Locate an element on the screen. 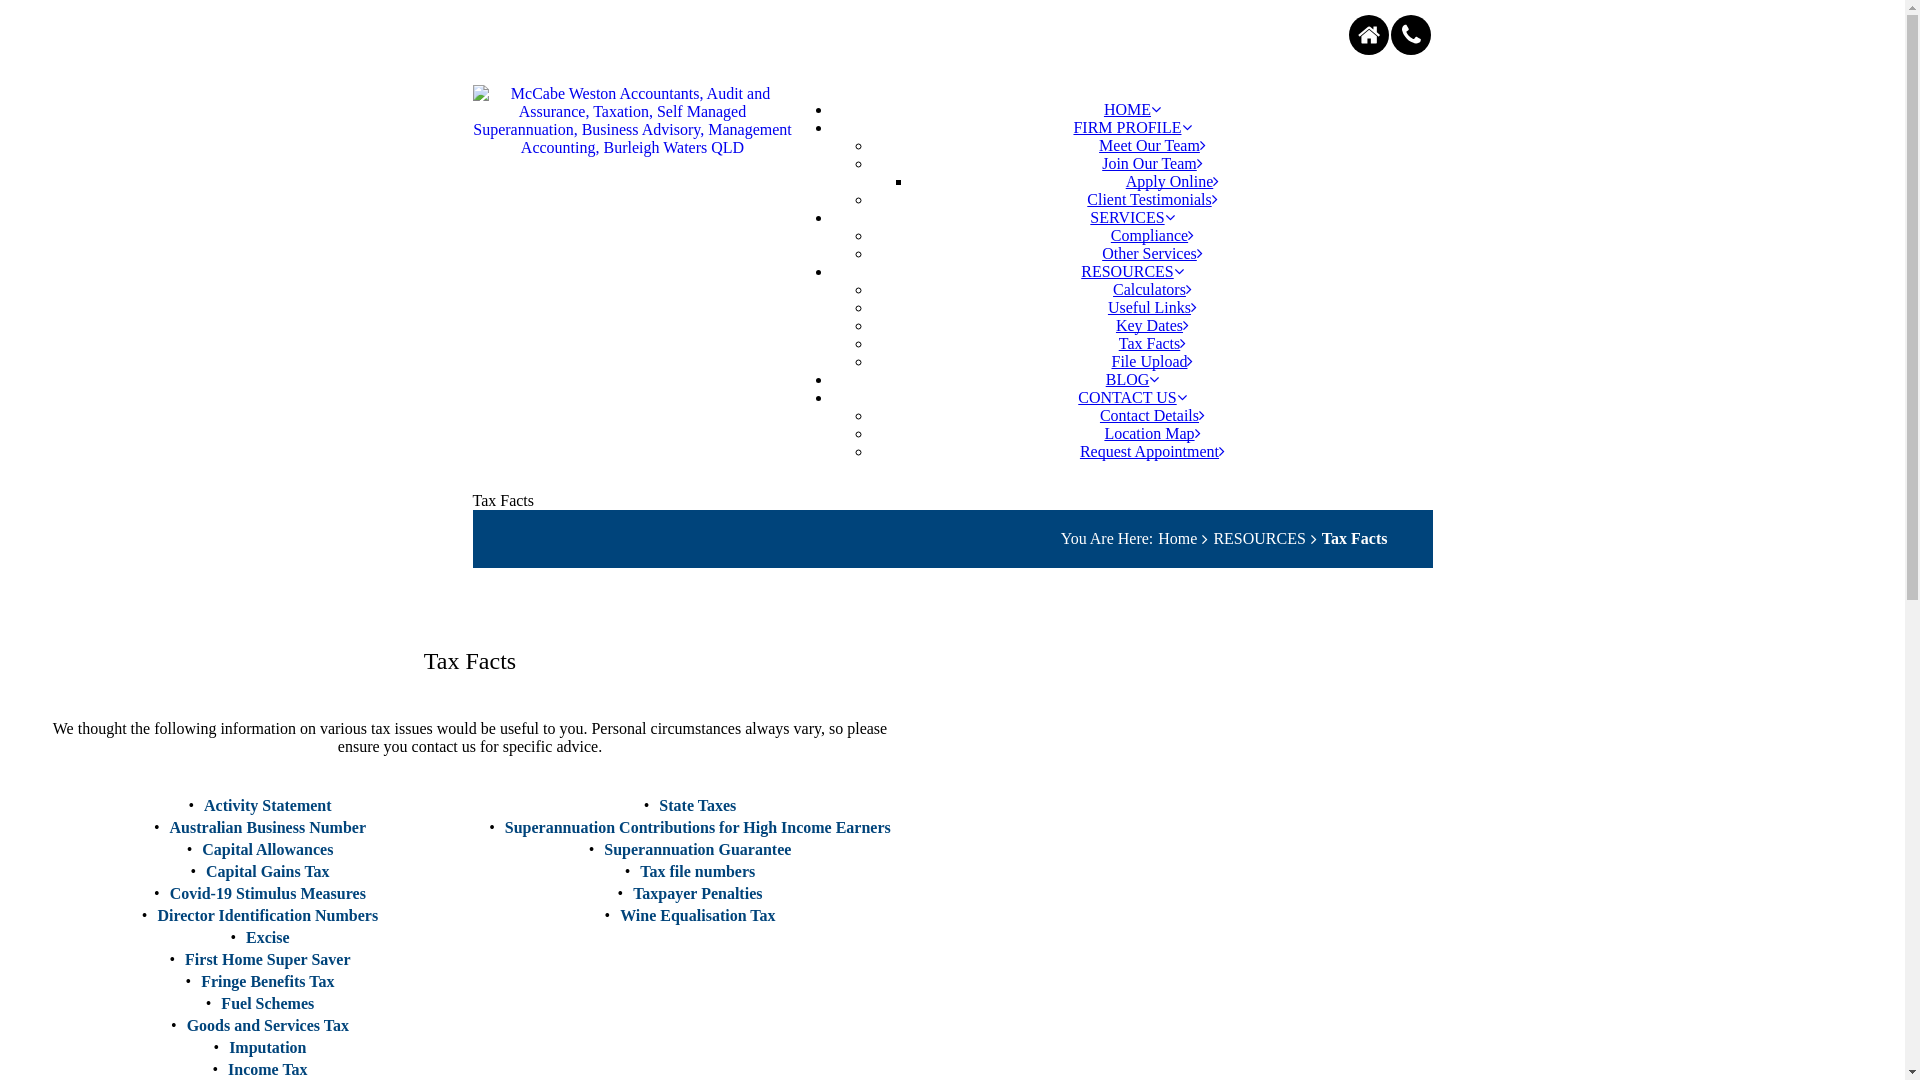 The height and width of the screenshot is (1080, 1920). 'Contact Details' is located at coordinates (1098, 414).